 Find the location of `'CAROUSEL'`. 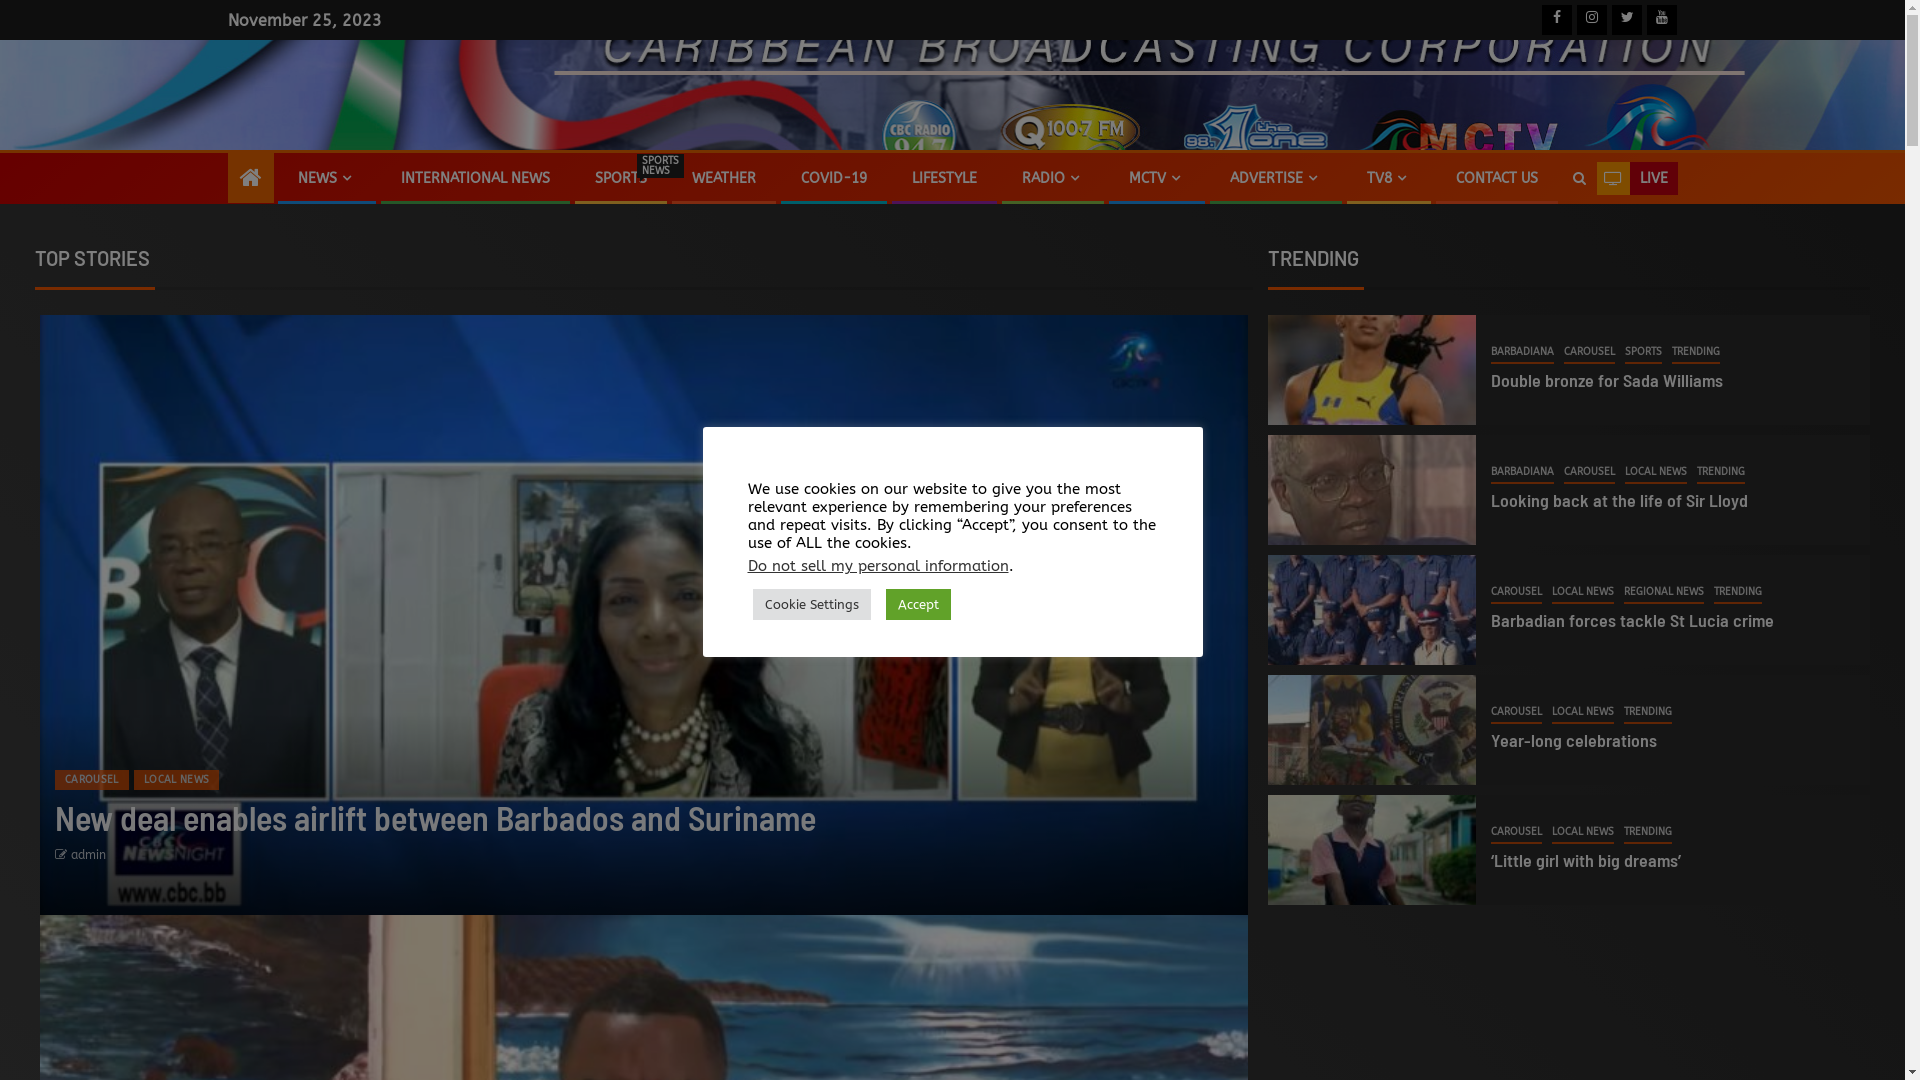

'CAROUSEL' is located at coordinates (1588, 352).